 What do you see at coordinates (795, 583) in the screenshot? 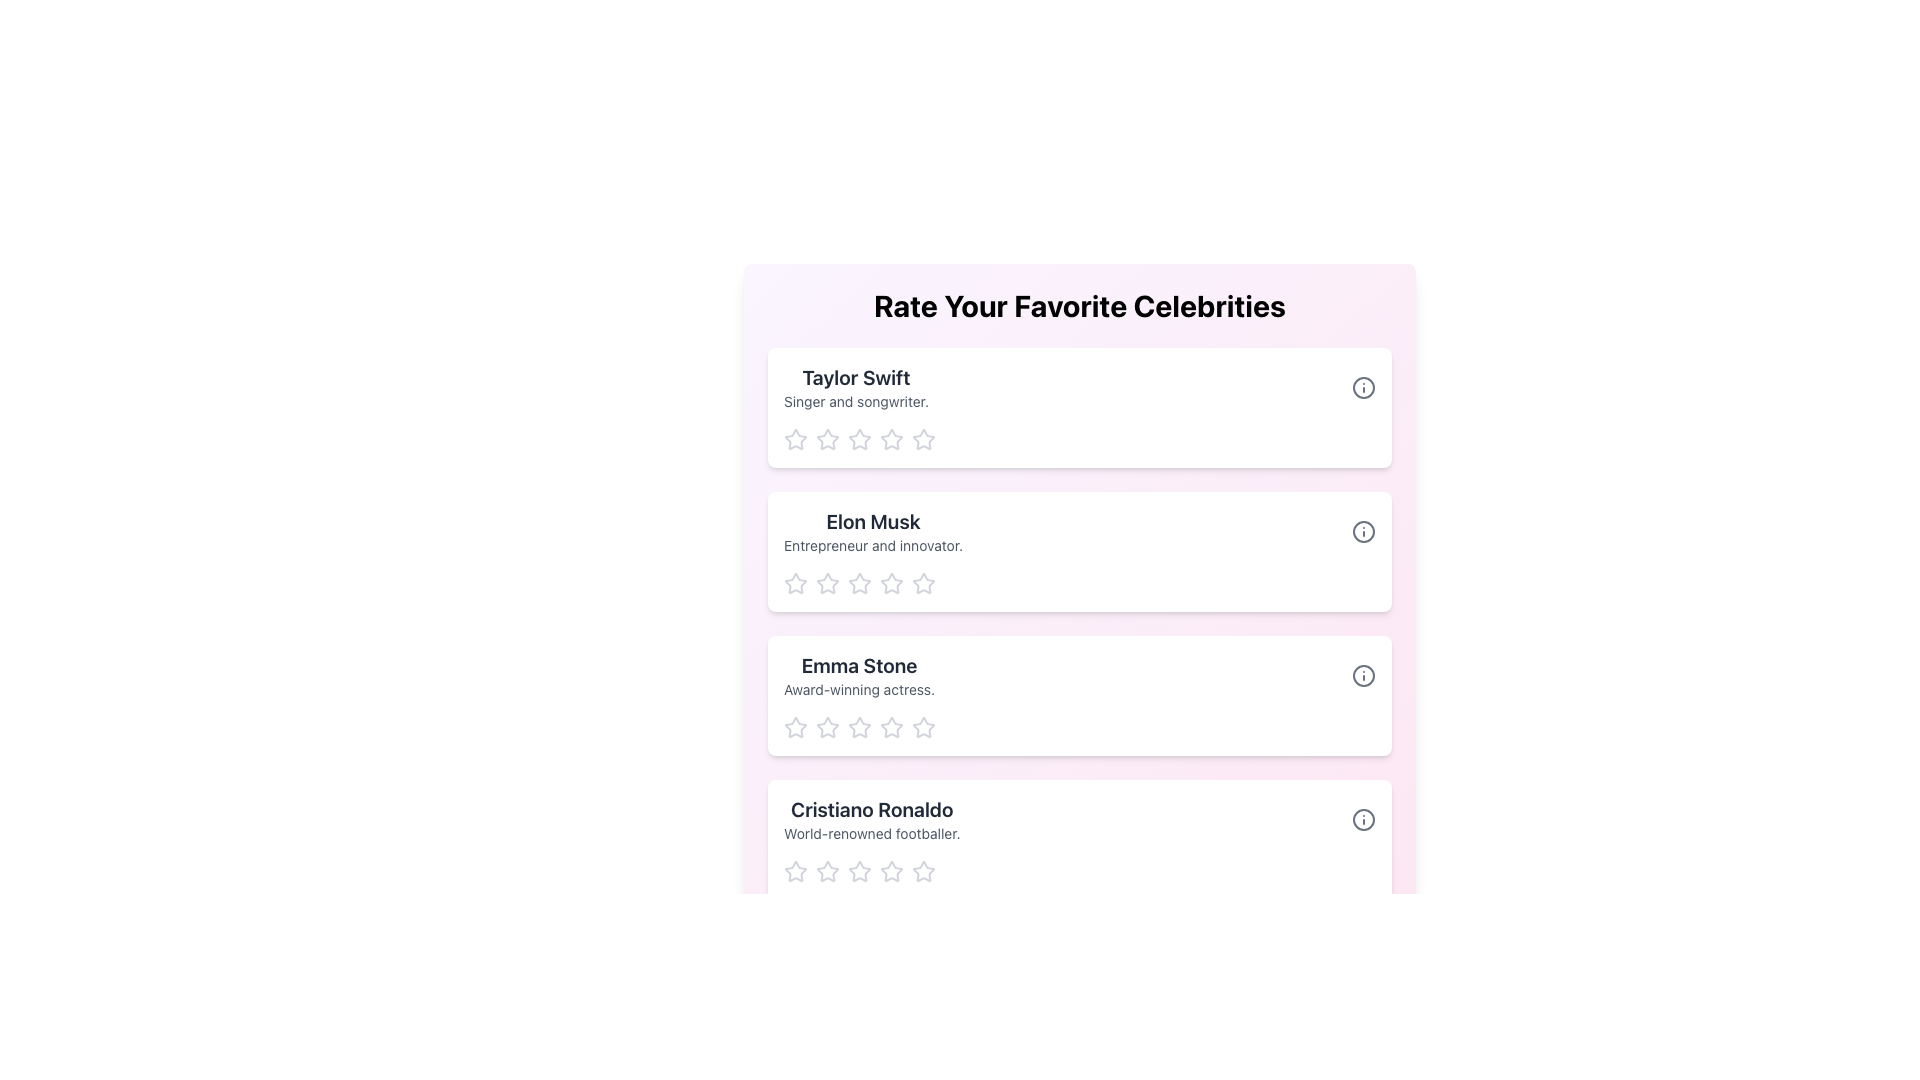
I see `the pointer across the first star of the star rating widget under the 'Elon Musk' section` at bounding box center [795, 583].